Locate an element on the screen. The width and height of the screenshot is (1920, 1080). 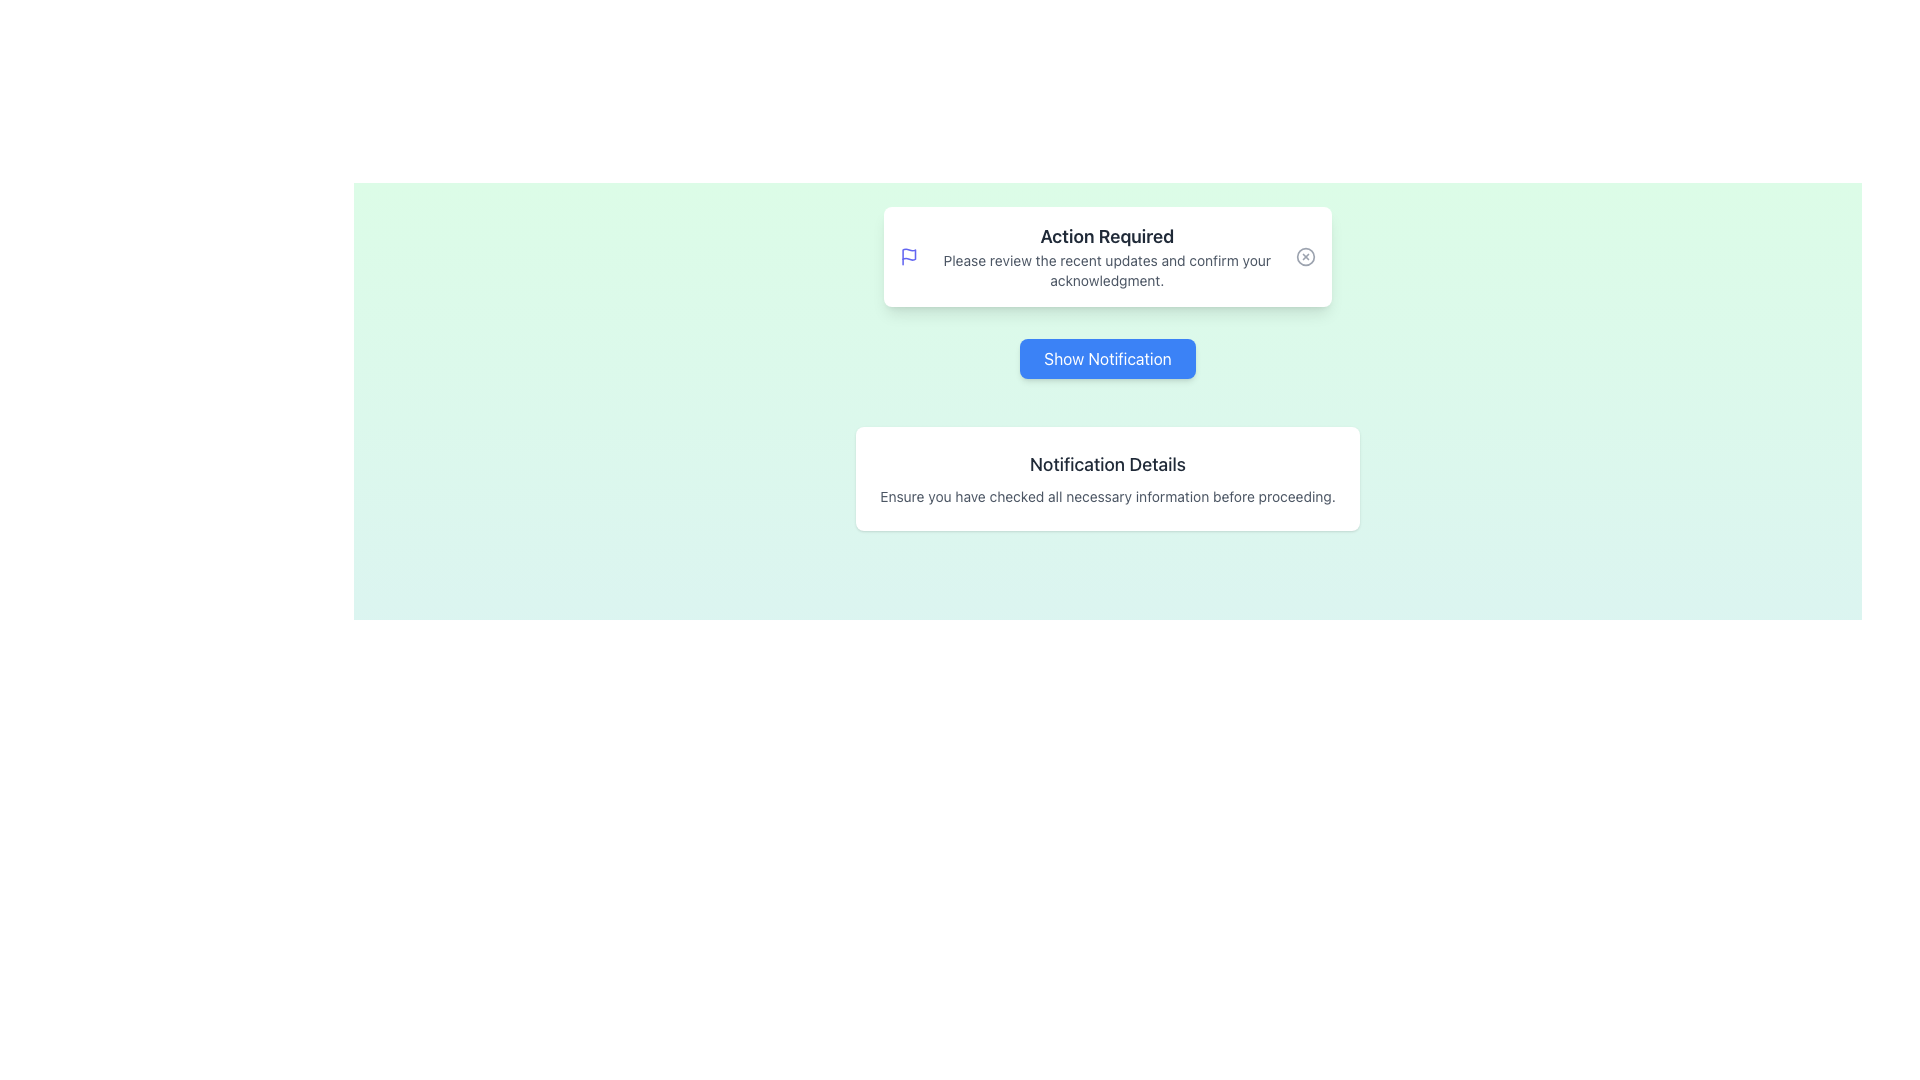
the informational text label located underneath the 'Notification Details' header within the white card component, which prompts the user to verify details before proceeding is located at coordinates (1107, 496).